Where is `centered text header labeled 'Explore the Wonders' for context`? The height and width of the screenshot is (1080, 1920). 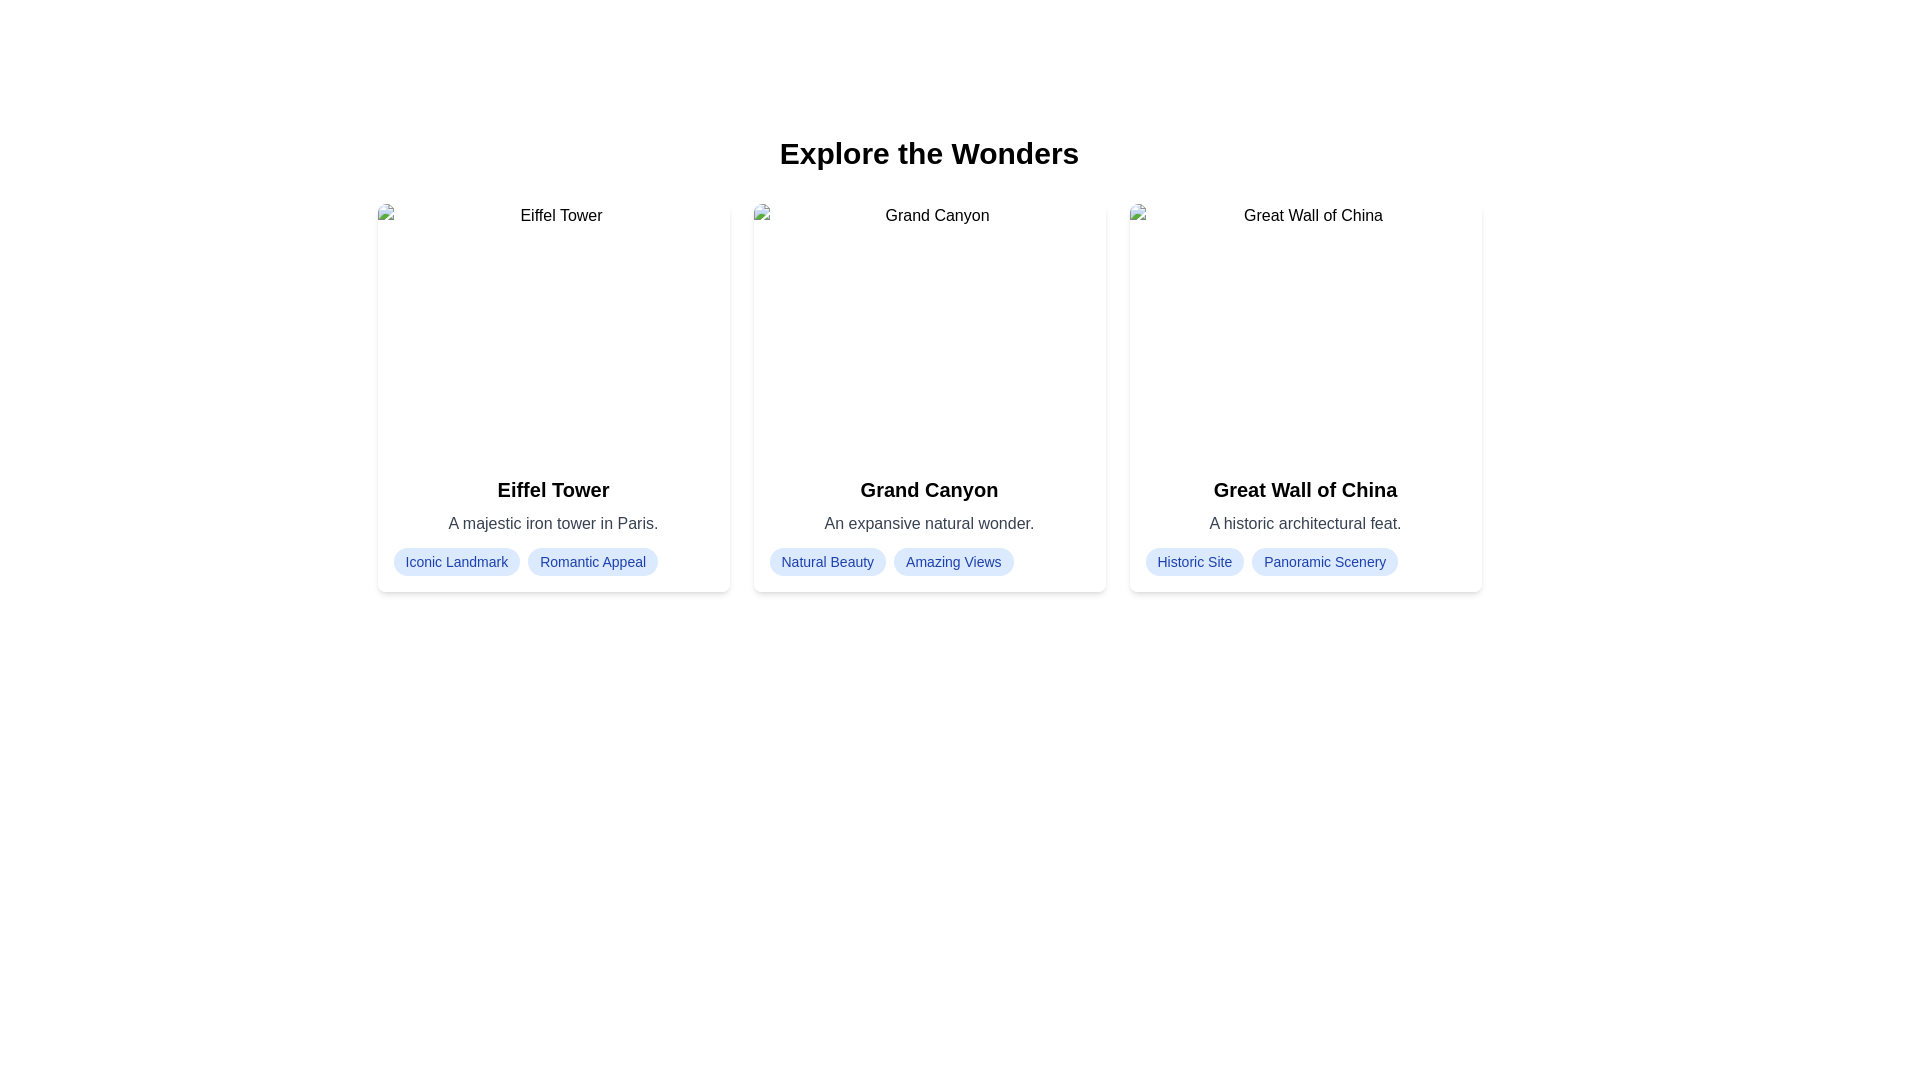
centered text header labeled 'Explore the Wonders' for context is located at coordinates (928, 153).